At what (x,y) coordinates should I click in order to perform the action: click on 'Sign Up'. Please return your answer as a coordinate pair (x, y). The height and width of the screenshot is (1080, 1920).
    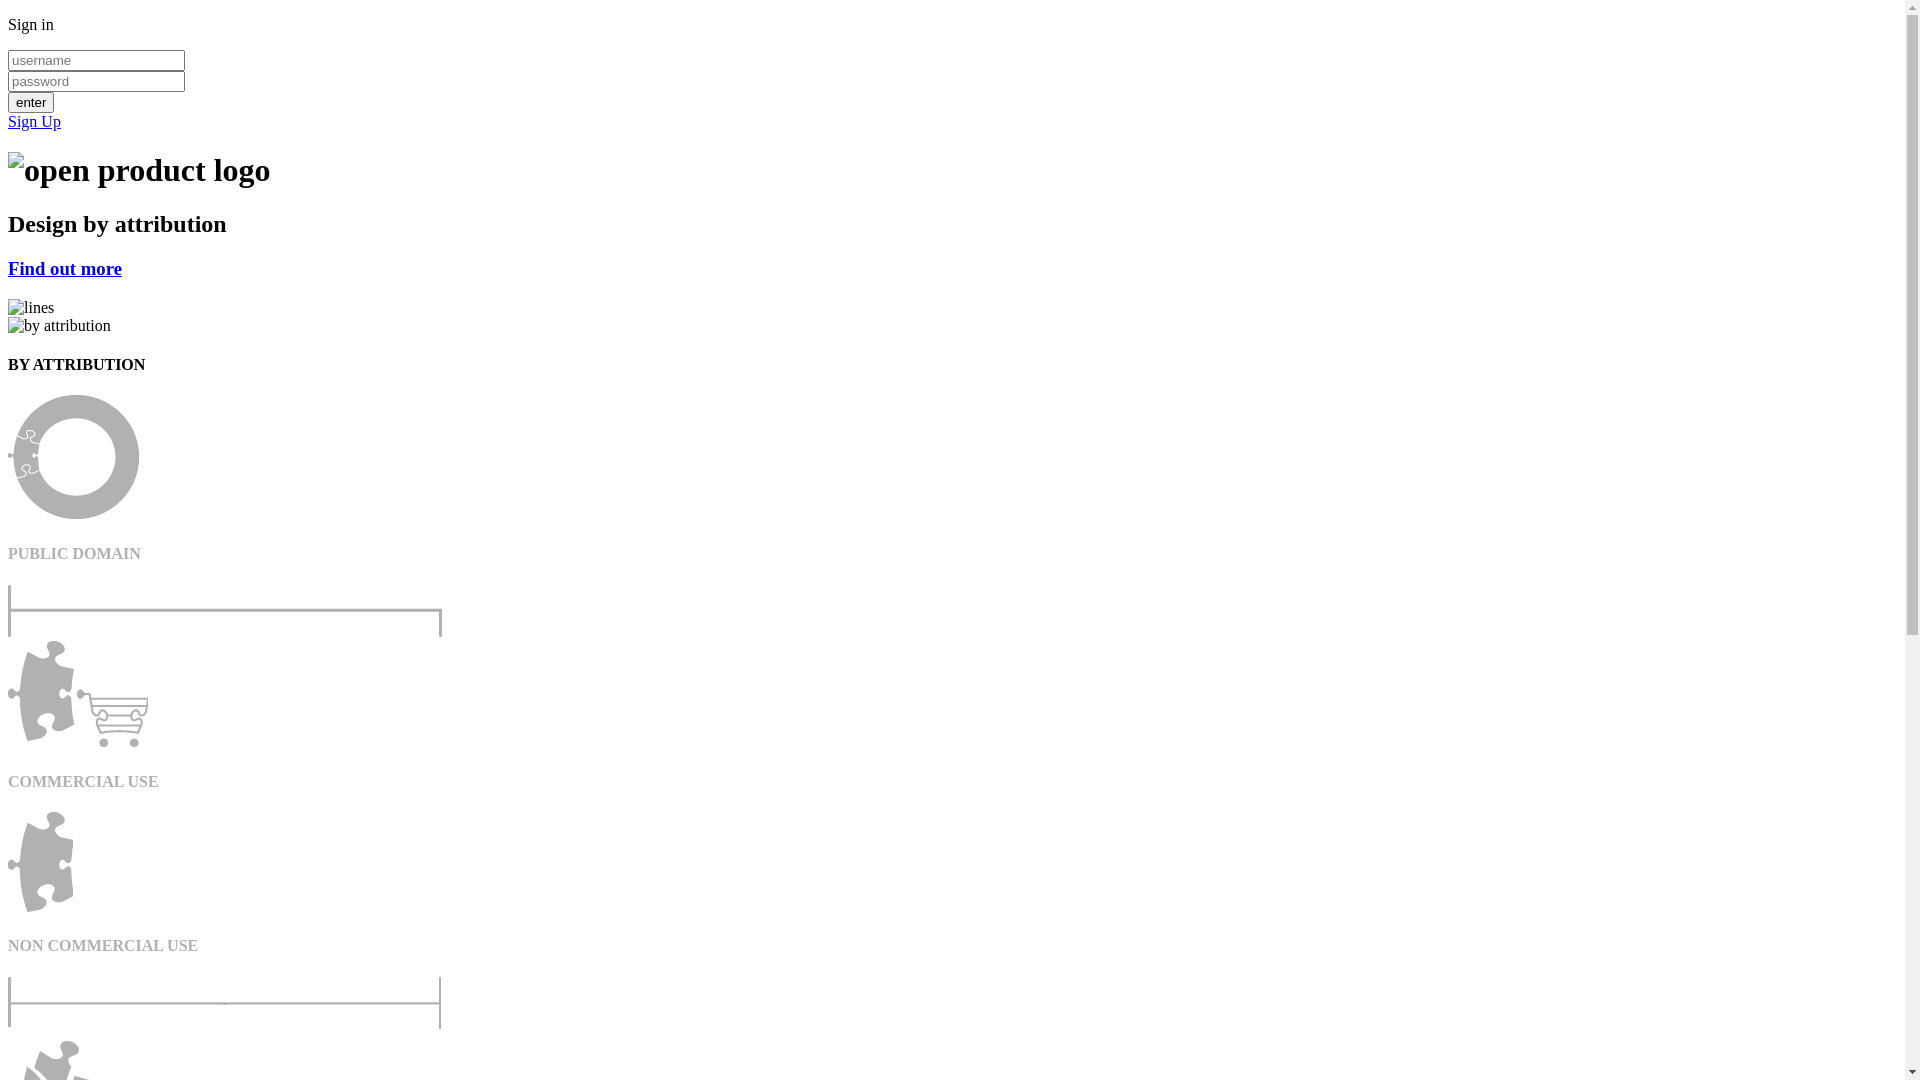
    Looking at the image, I should click on (34, 121).